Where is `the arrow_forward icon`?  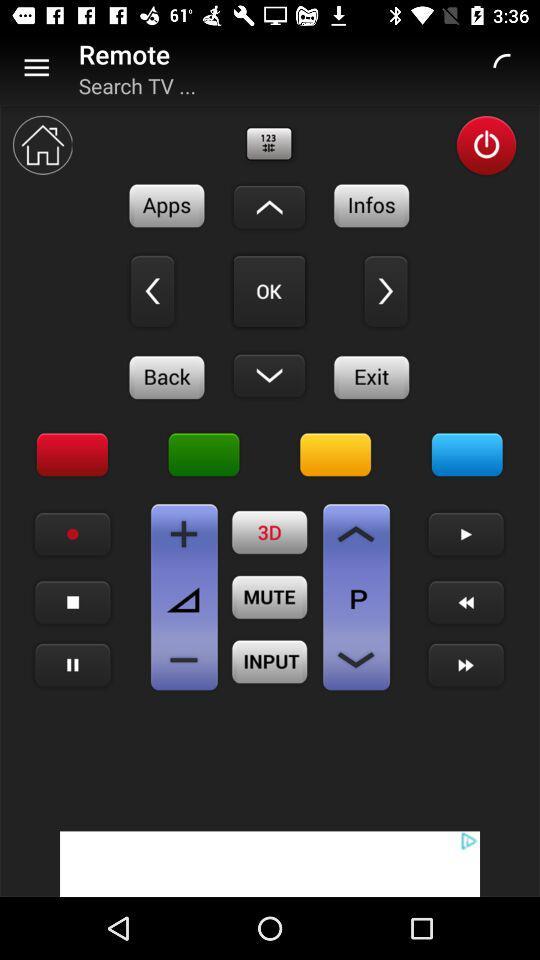 the arrow_forward icon is located at coordinates (386, 290).